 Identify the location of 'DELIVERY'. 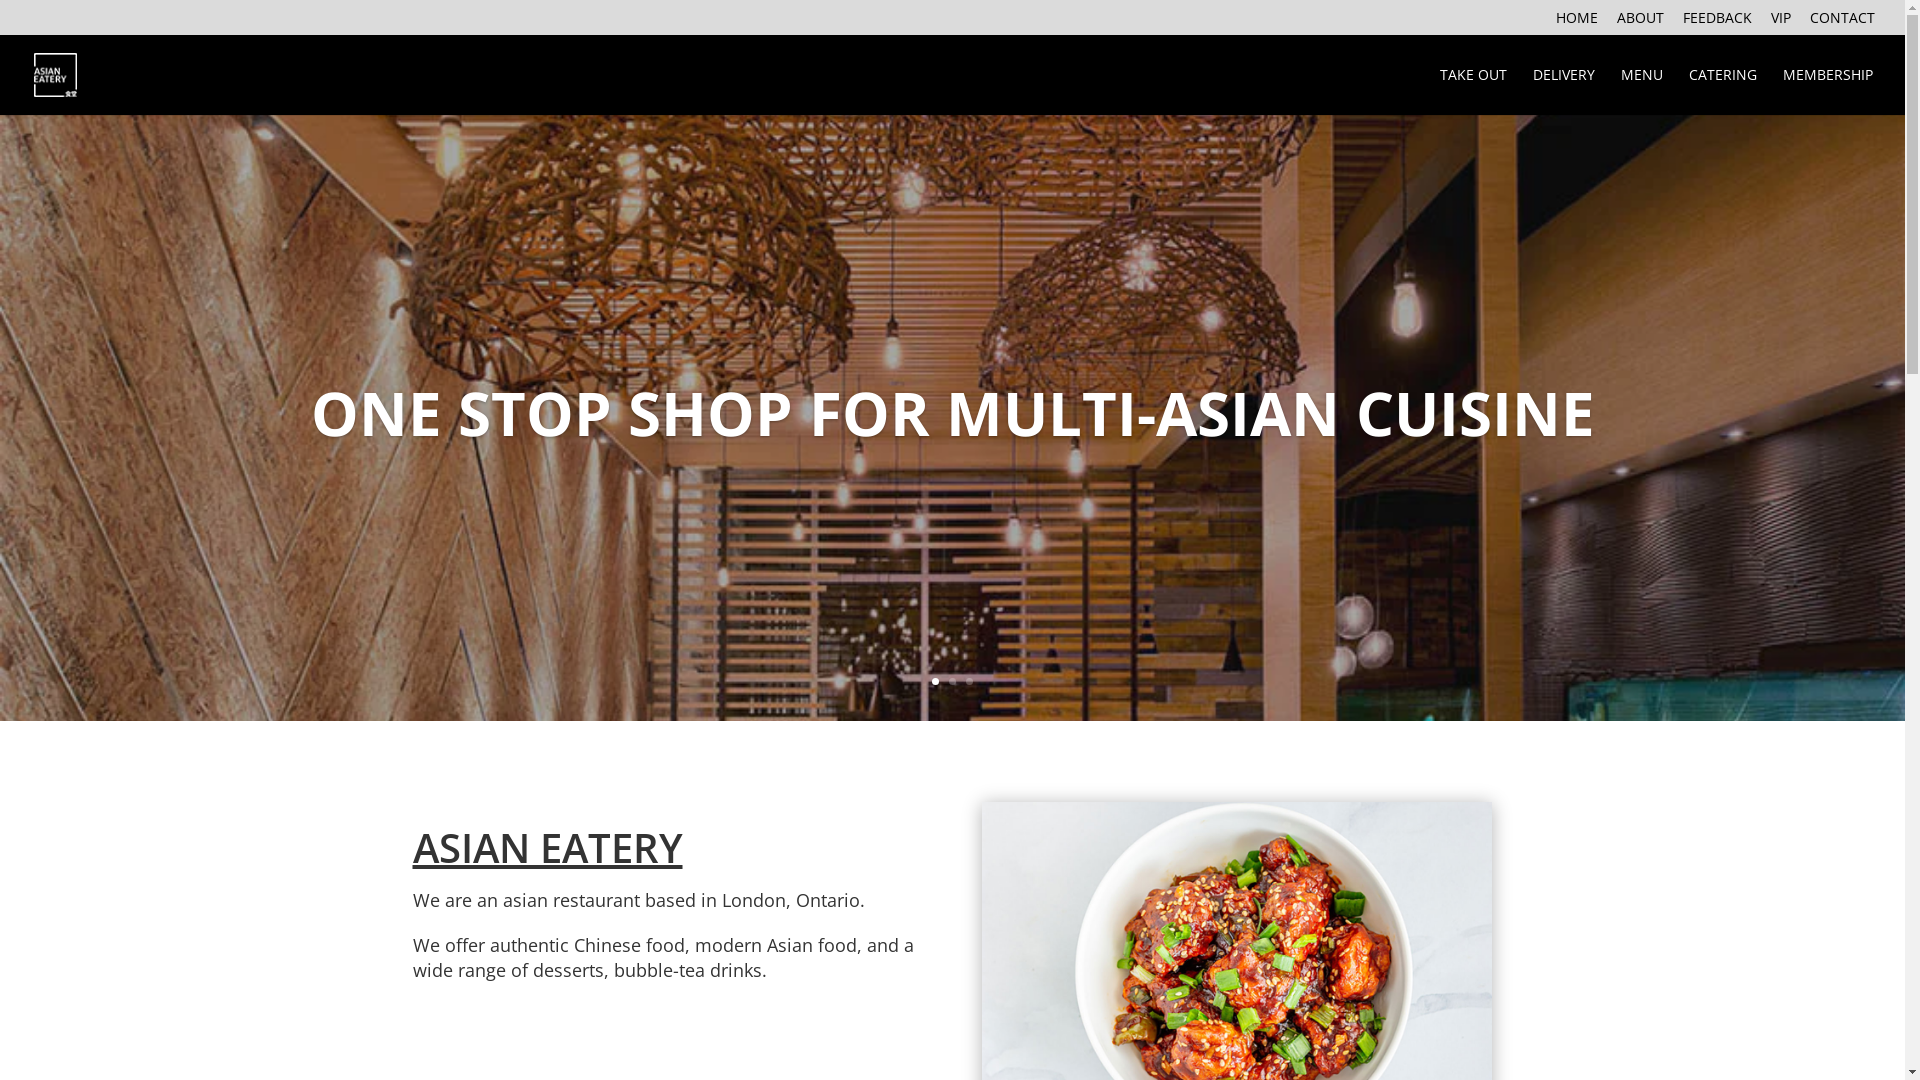
(1531, 91).